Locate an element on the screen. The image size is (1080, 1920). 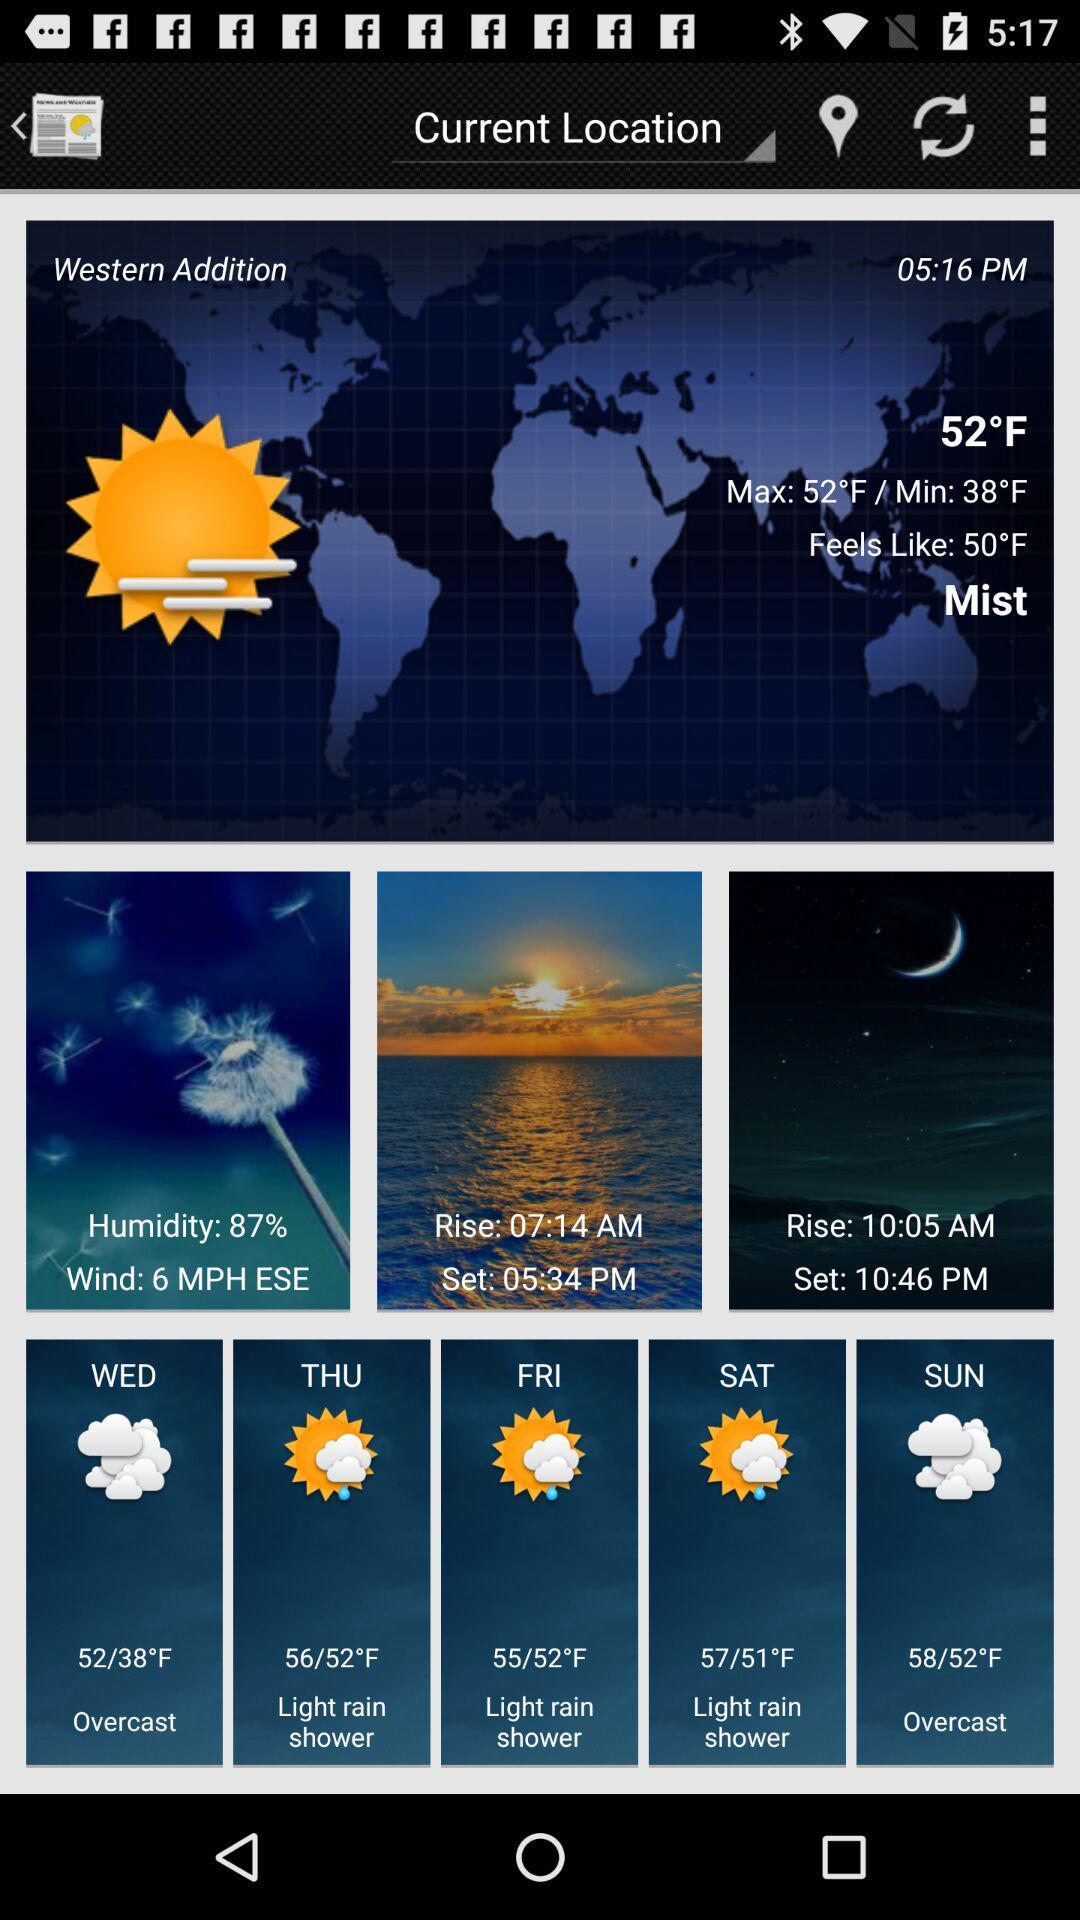
icon to the left of current location is located at coordinates (64, 124).